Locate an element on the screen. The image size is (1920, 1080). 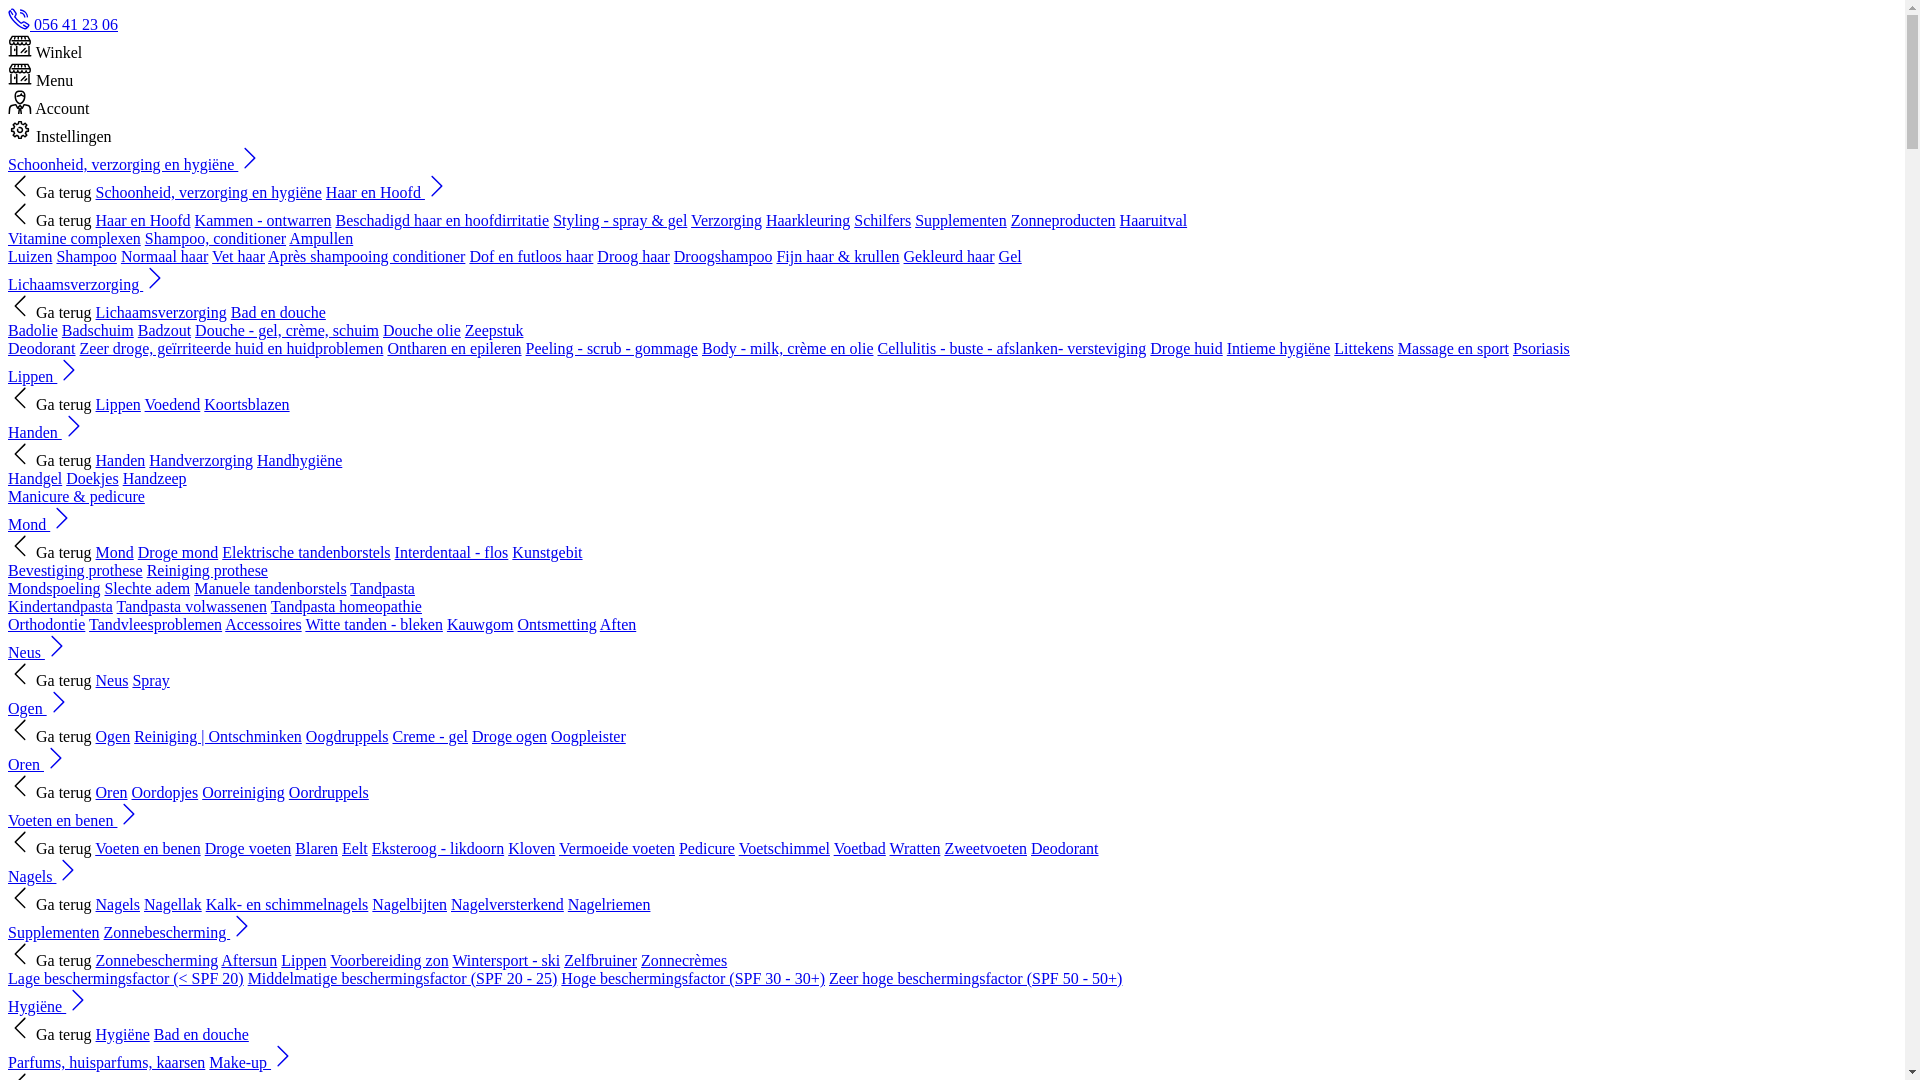
'Orthodontie' is located at coordinates (46, 623).